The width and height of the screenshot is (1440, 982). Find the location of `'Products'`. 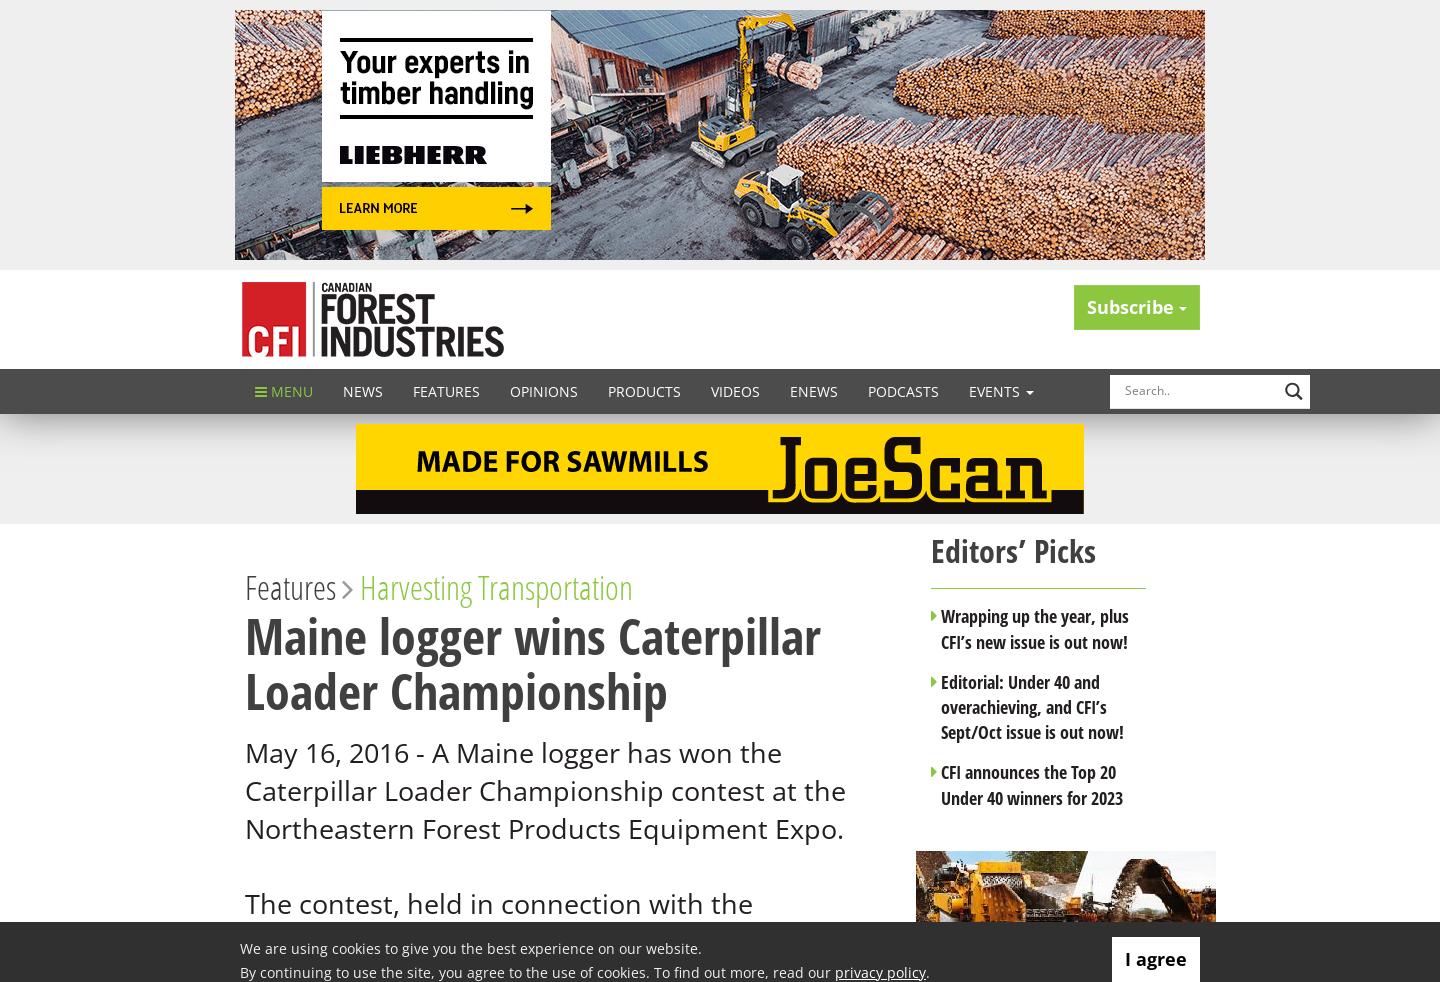

'Products' is located at coordinates (643, 390).